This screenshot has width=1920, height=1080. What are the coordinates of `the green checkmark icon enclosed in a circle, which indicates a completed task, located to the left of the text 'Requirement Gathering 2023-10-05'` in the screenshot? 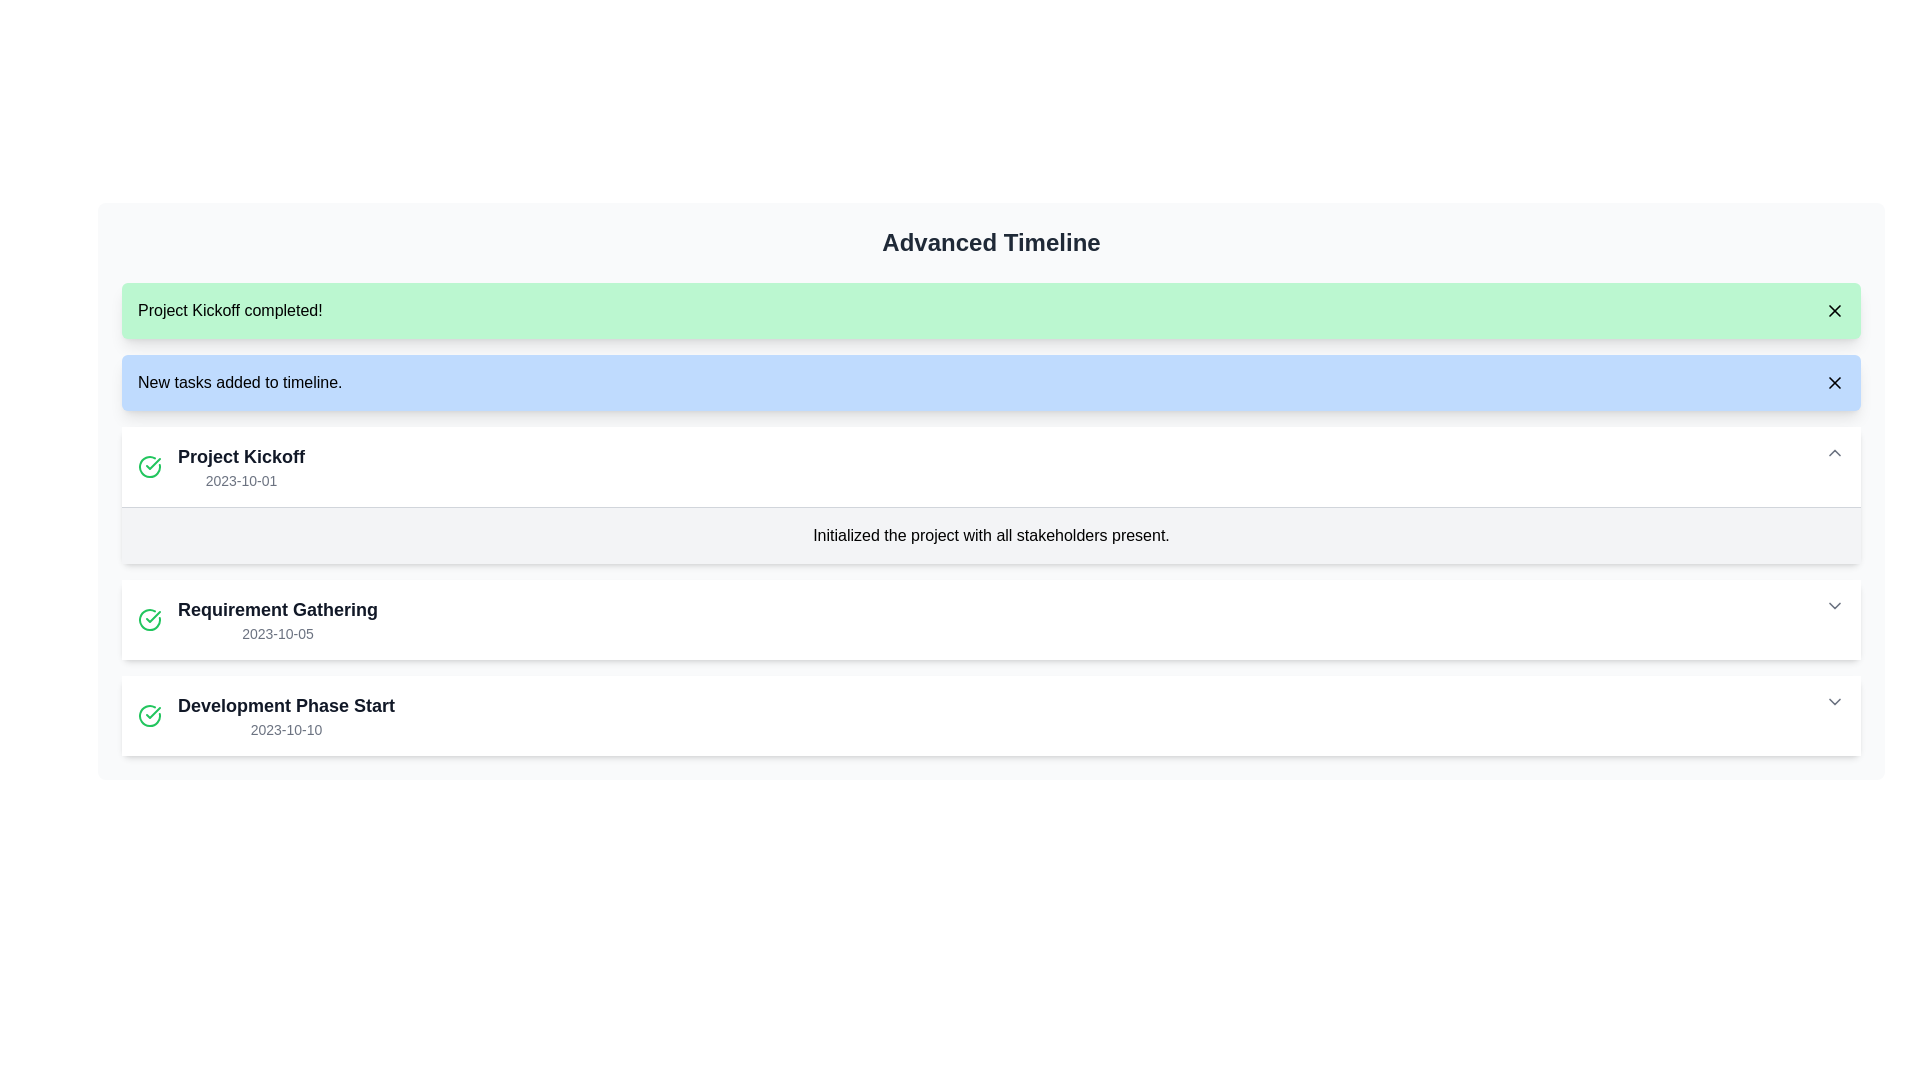 It's located at (148, 619).